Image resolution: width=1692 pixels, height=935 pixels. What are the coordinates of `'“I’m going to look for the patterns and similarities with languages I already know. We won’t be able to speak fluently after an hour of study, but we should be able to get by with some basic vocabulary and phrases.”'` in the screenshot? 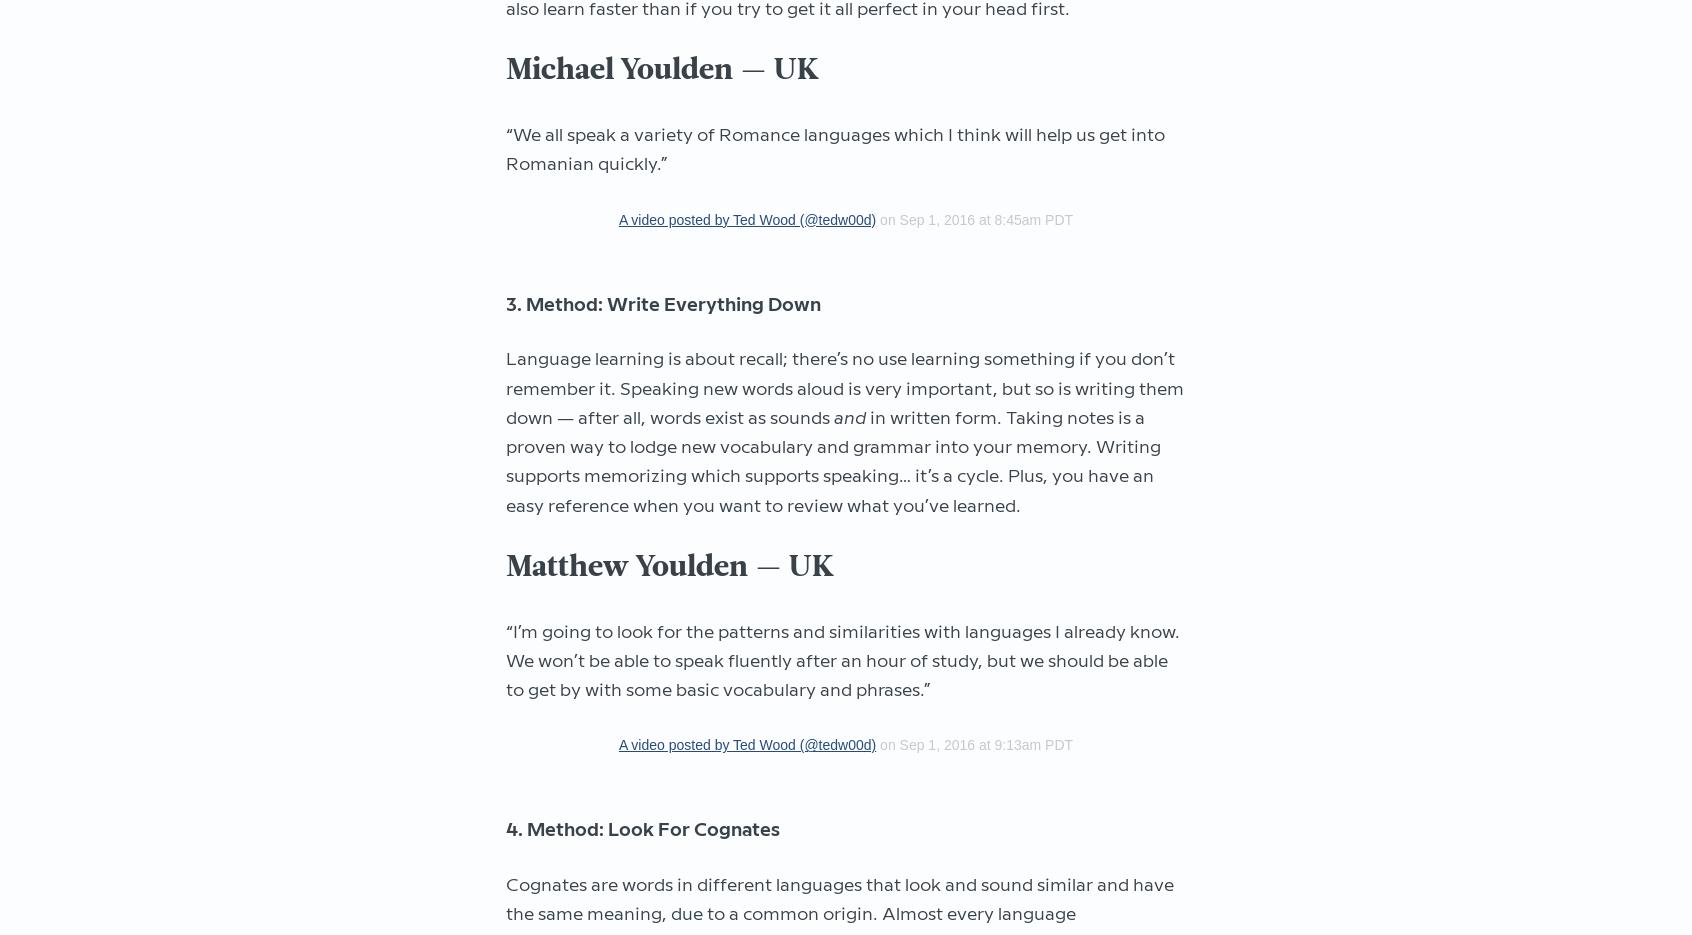 It's located at (842, 661).